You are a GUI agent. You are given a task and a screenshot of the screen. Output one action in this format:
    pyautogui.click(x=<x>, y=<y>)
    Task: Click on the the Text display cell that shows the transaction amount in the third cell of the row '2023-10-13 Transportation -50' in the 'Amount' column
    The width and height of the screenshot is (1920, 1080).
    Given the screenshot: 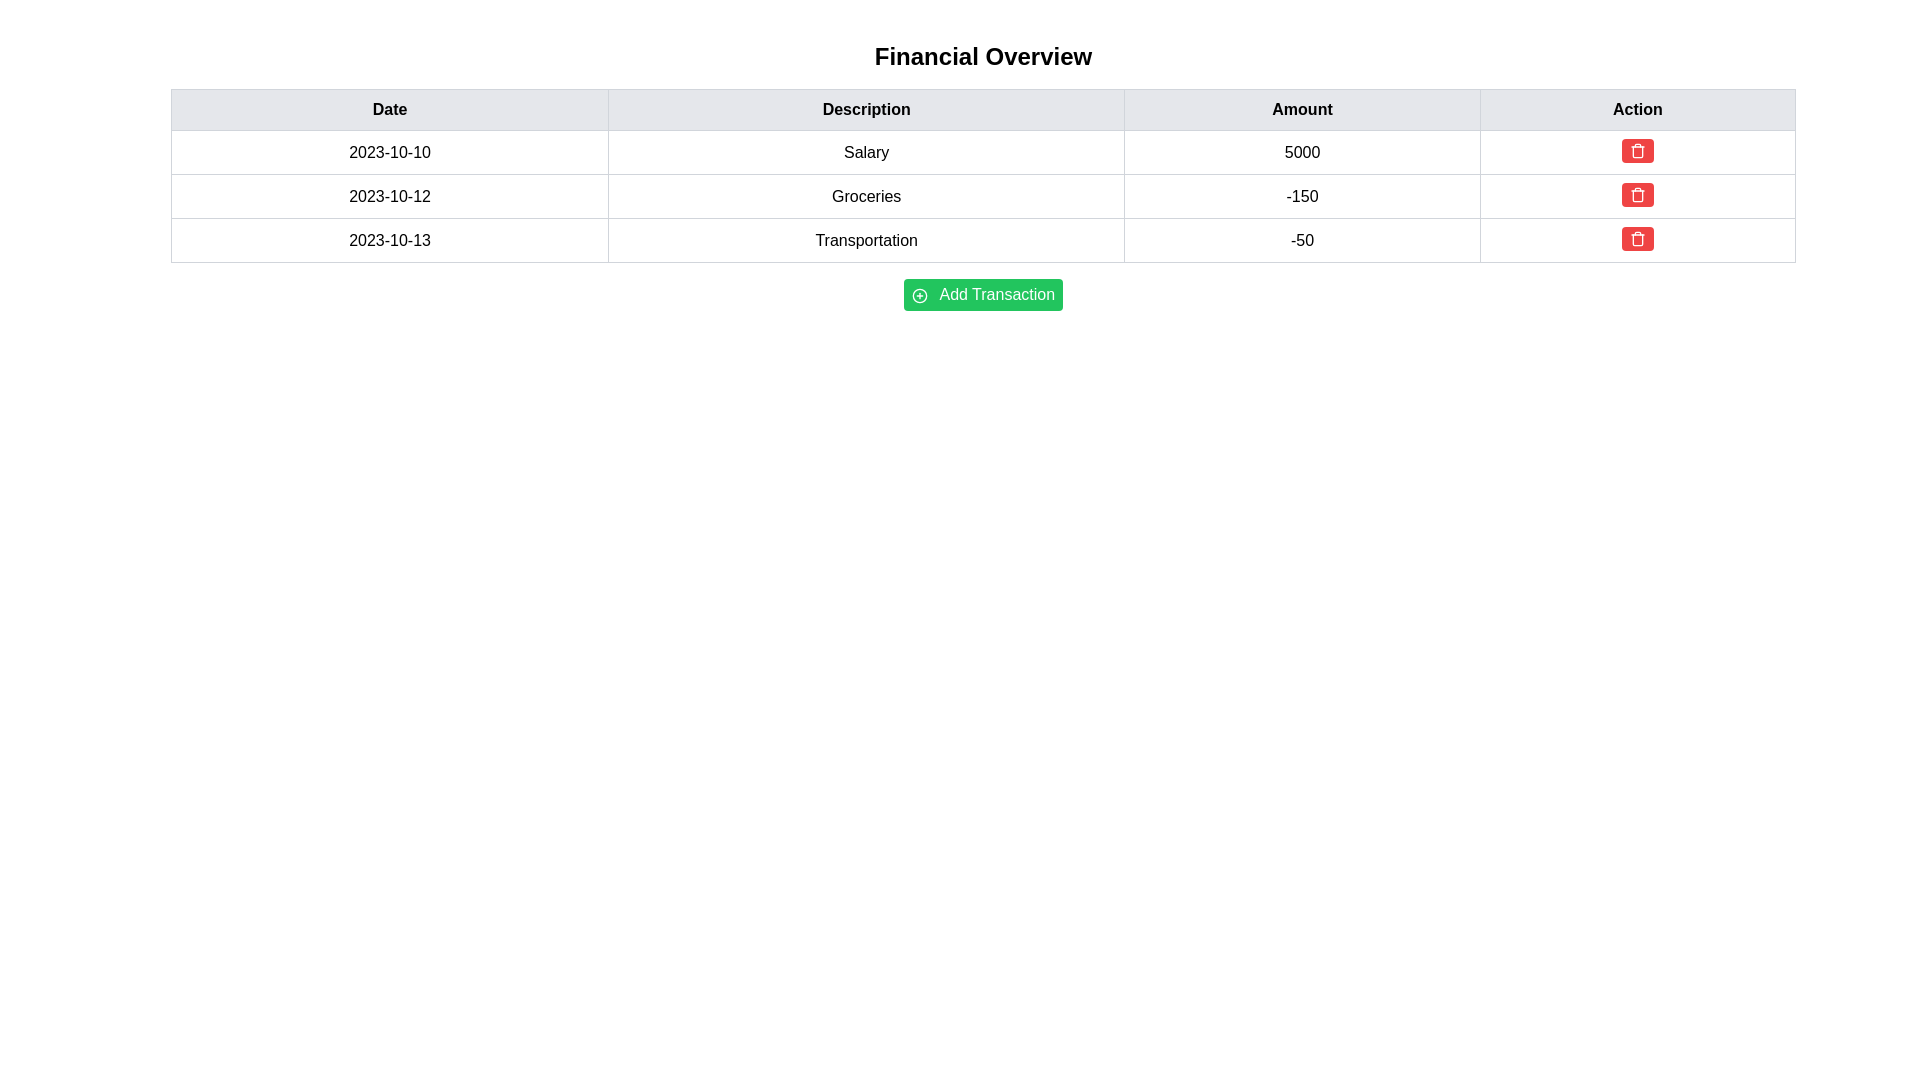 What is the action you would take?
    pyautogui.click(x=1302, y=239)
    